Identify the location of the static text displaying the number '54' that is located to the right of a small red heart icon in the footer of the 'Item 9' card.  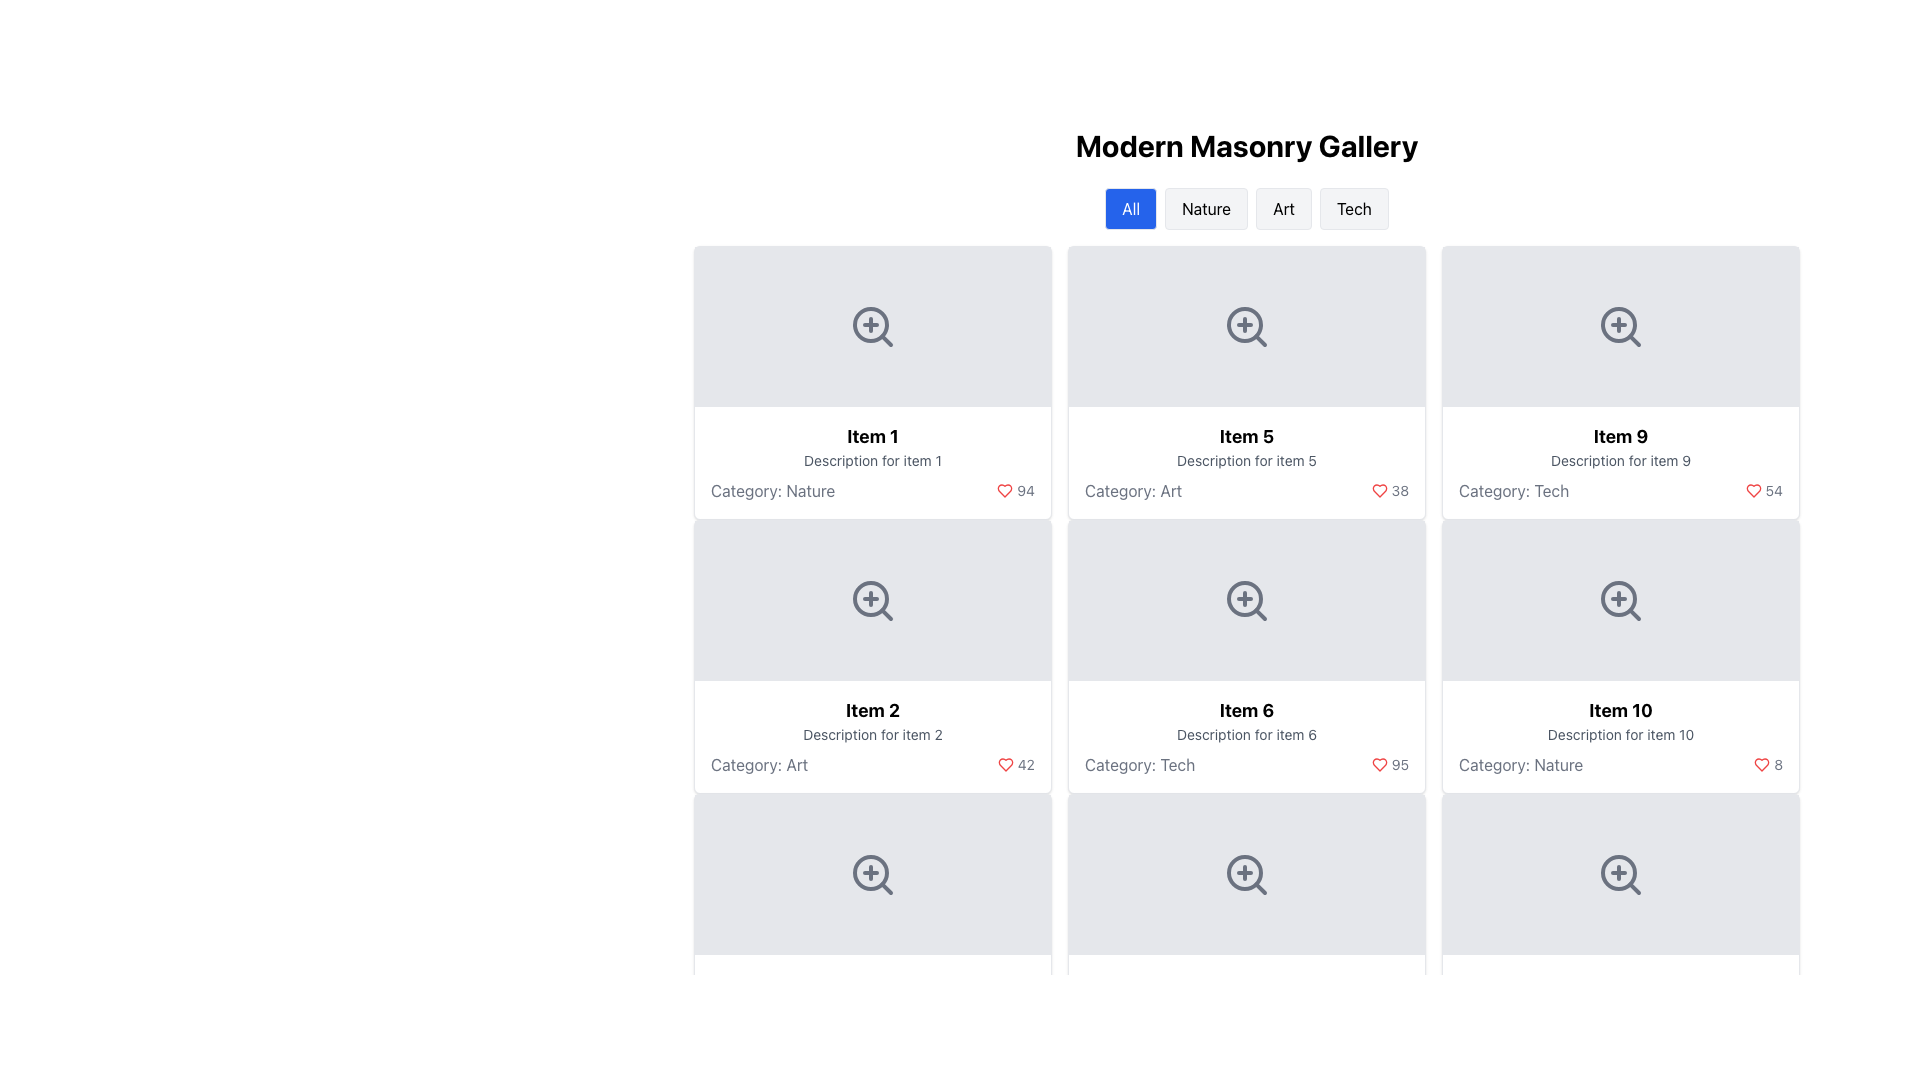
(1774, 490).